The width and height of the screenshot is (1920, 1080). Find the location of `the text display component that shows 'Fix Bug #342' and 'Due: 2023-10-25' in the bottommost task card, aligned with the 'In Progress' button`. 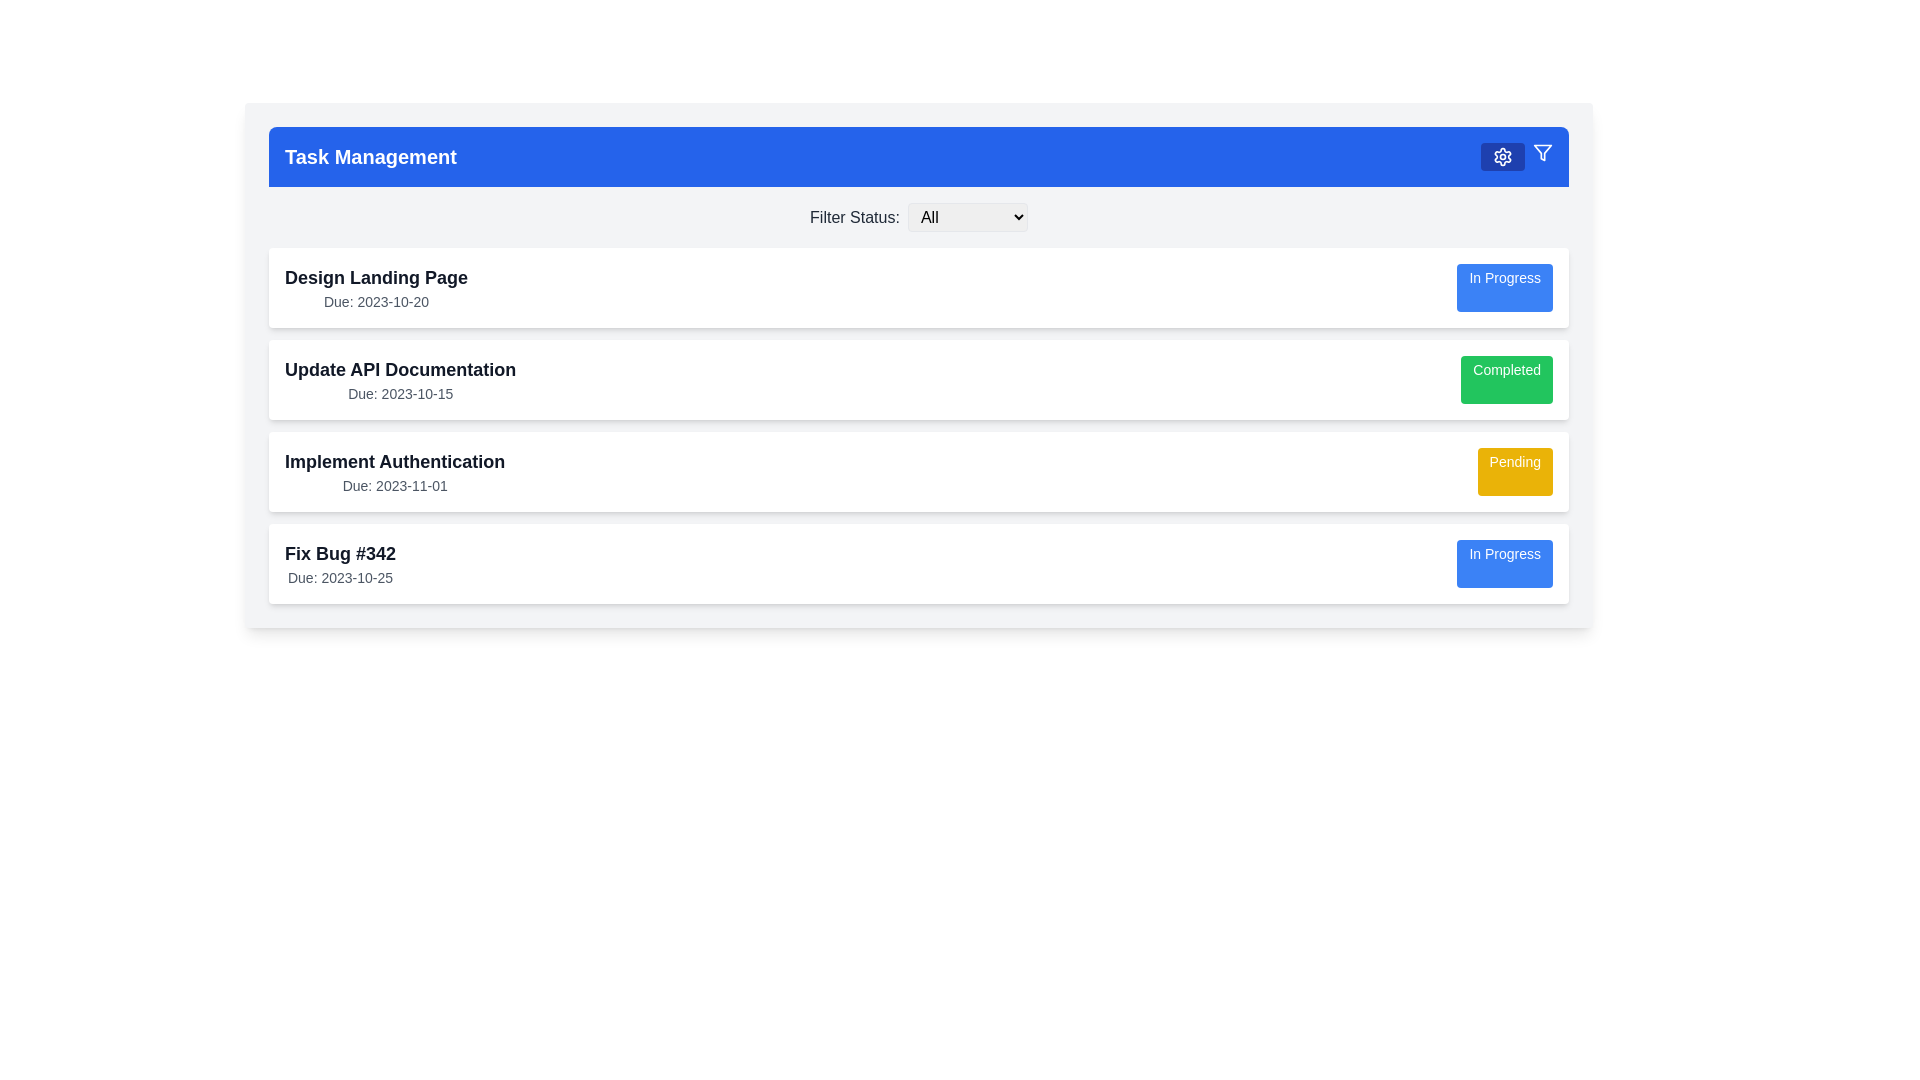

the text display component that shows 'Fix Bug #342' and 'Due: 2023-10-25' in the bottommost task card, aligned with the 'In Progress' button is located at coordinates (340, 563).